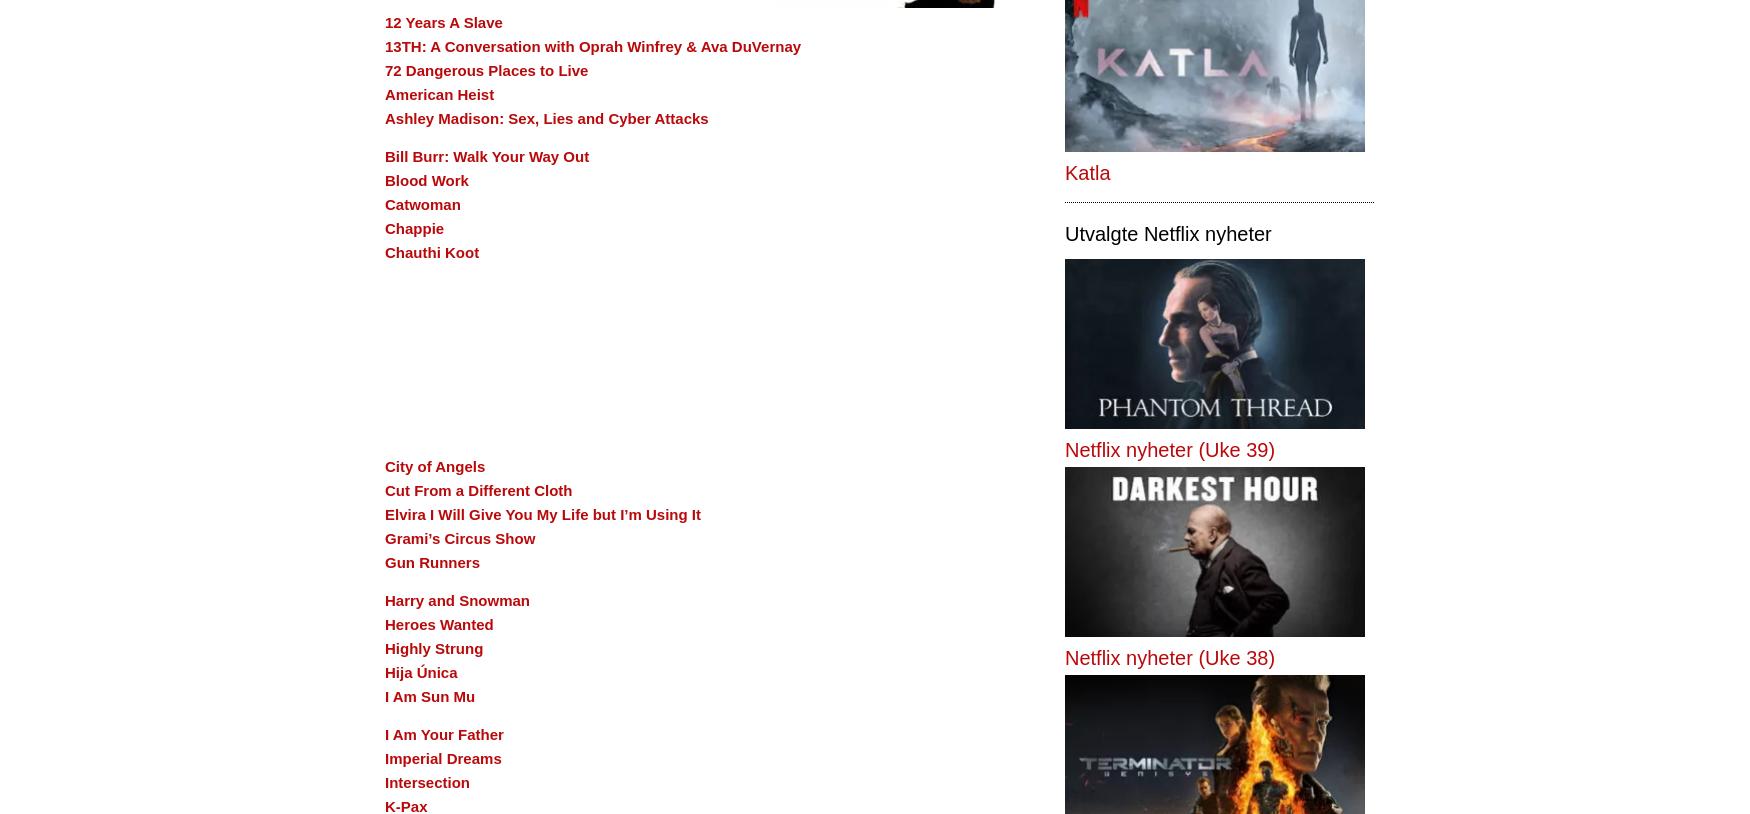 The height and width of the screenshot is (814, 1750). I want to click on 'I Am Sun Mu', so click(428, 696).